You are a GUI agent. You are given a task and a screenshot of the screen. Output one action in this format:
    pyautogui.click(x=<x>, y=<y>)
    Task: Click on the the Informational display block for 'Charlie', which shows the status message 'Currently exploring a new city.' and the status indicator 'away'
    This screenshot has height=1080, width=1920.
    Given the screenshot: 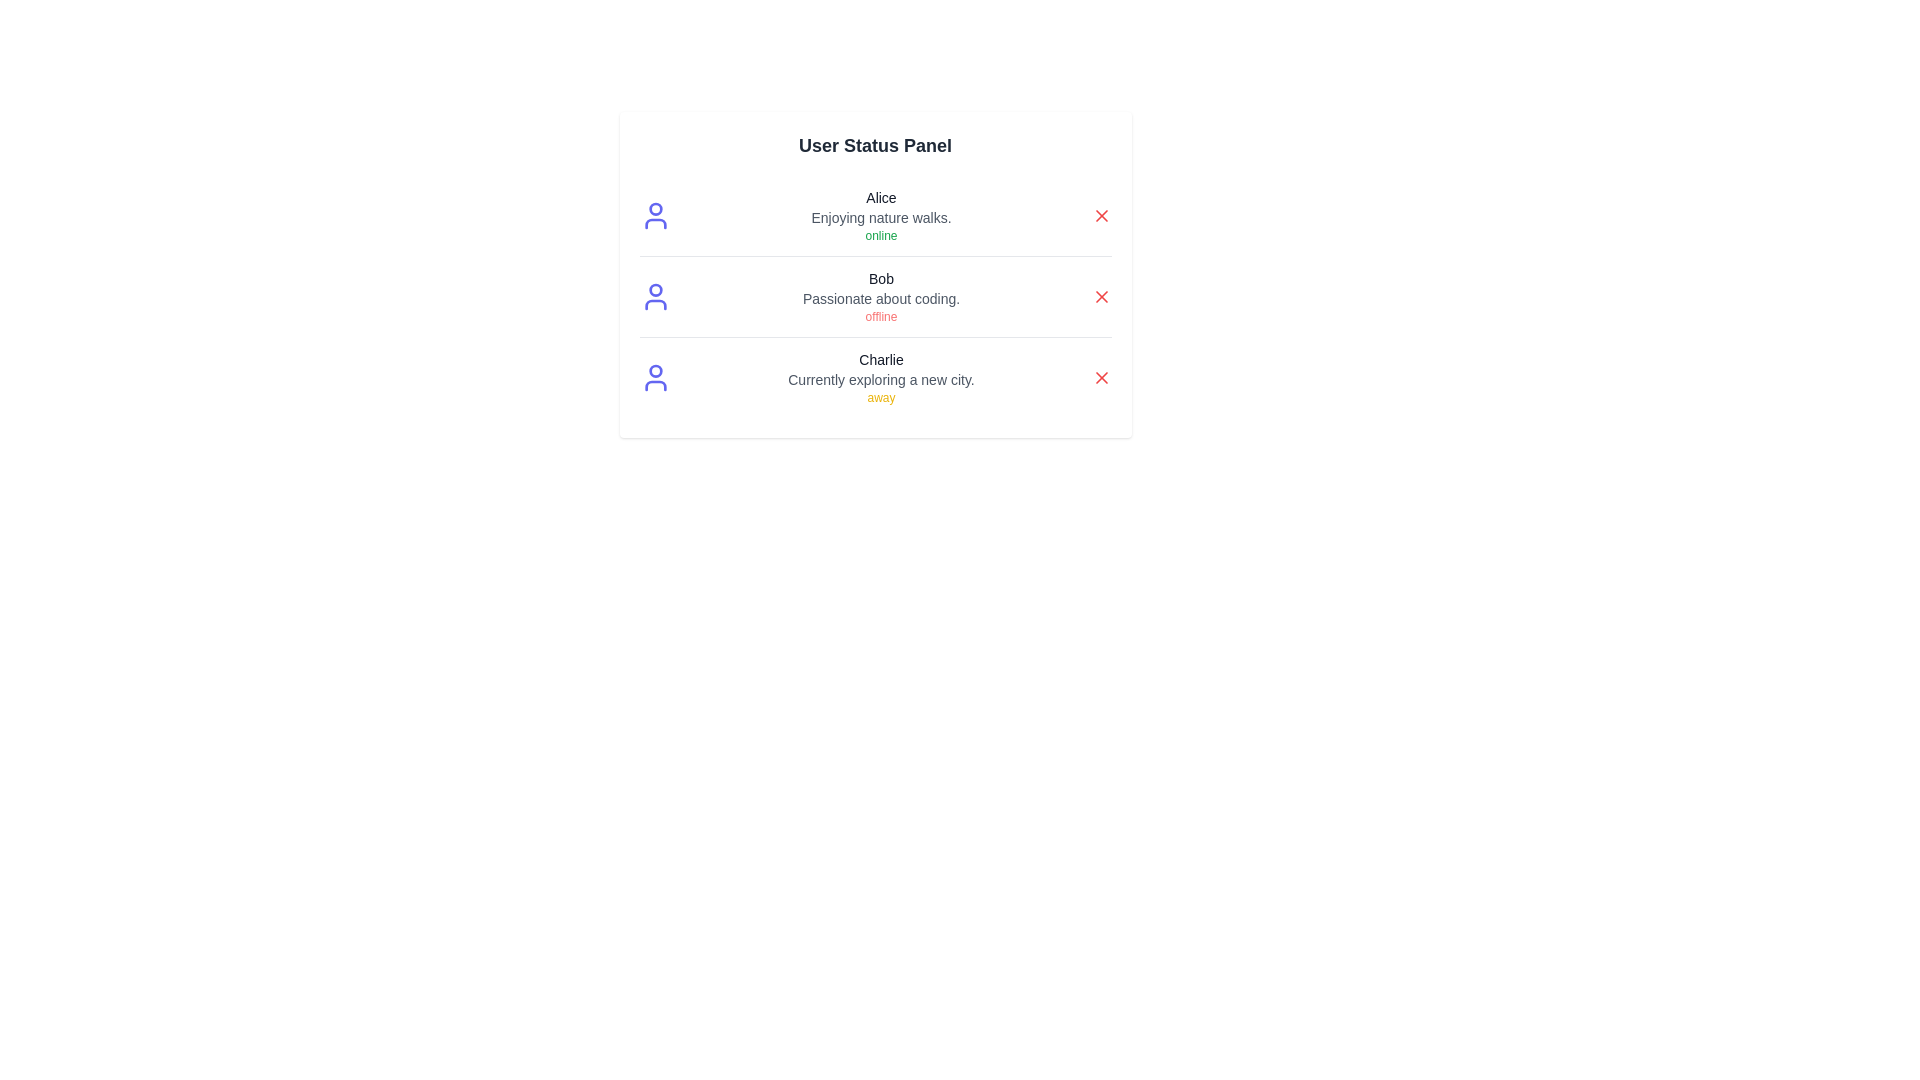 What is the action you would take?
    pyautogui.click(x=880, y=378)
    